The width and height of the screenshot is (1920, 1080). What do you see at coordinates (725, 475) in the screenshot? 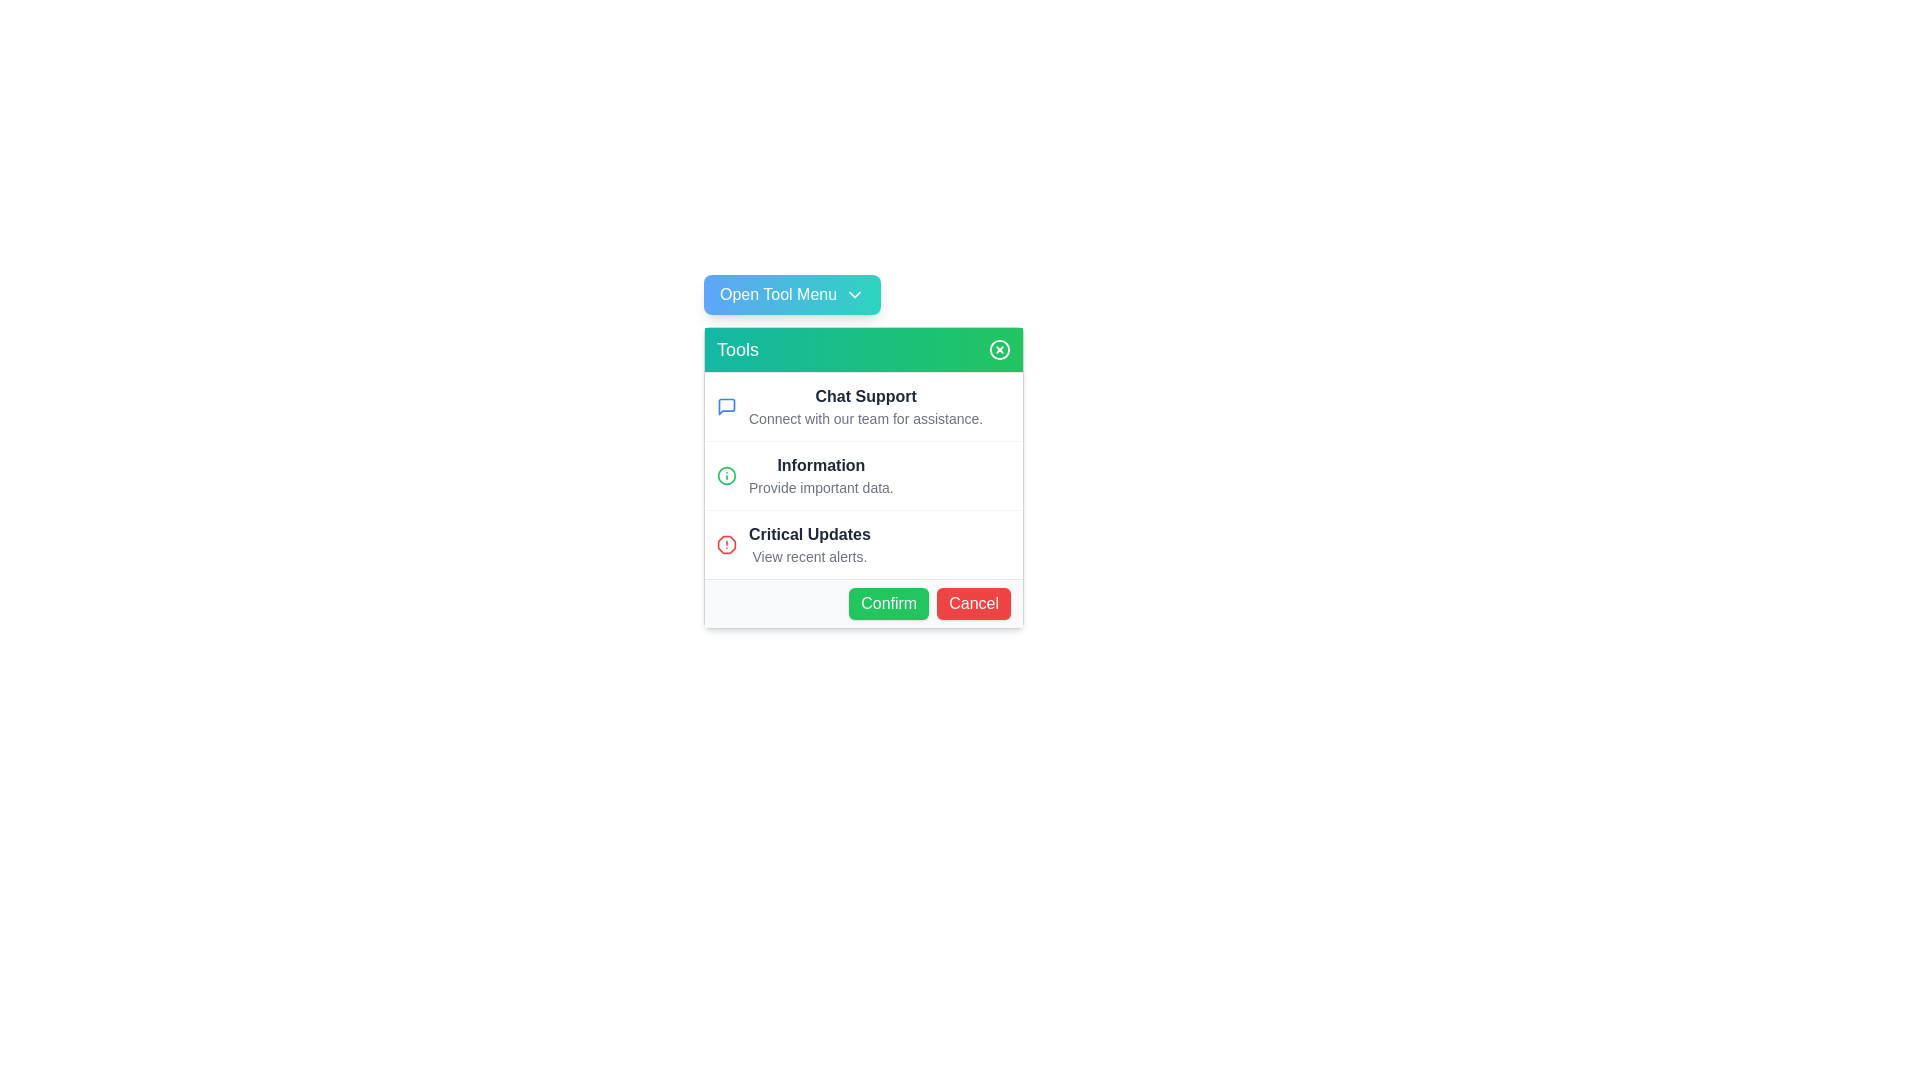
I see `the circular green outlined icon with an information mark located at the leftmost side of the list item labeled 'InformationProvide important data.' in the 'Tools' section of the menu` at bounding box center [725, 475].